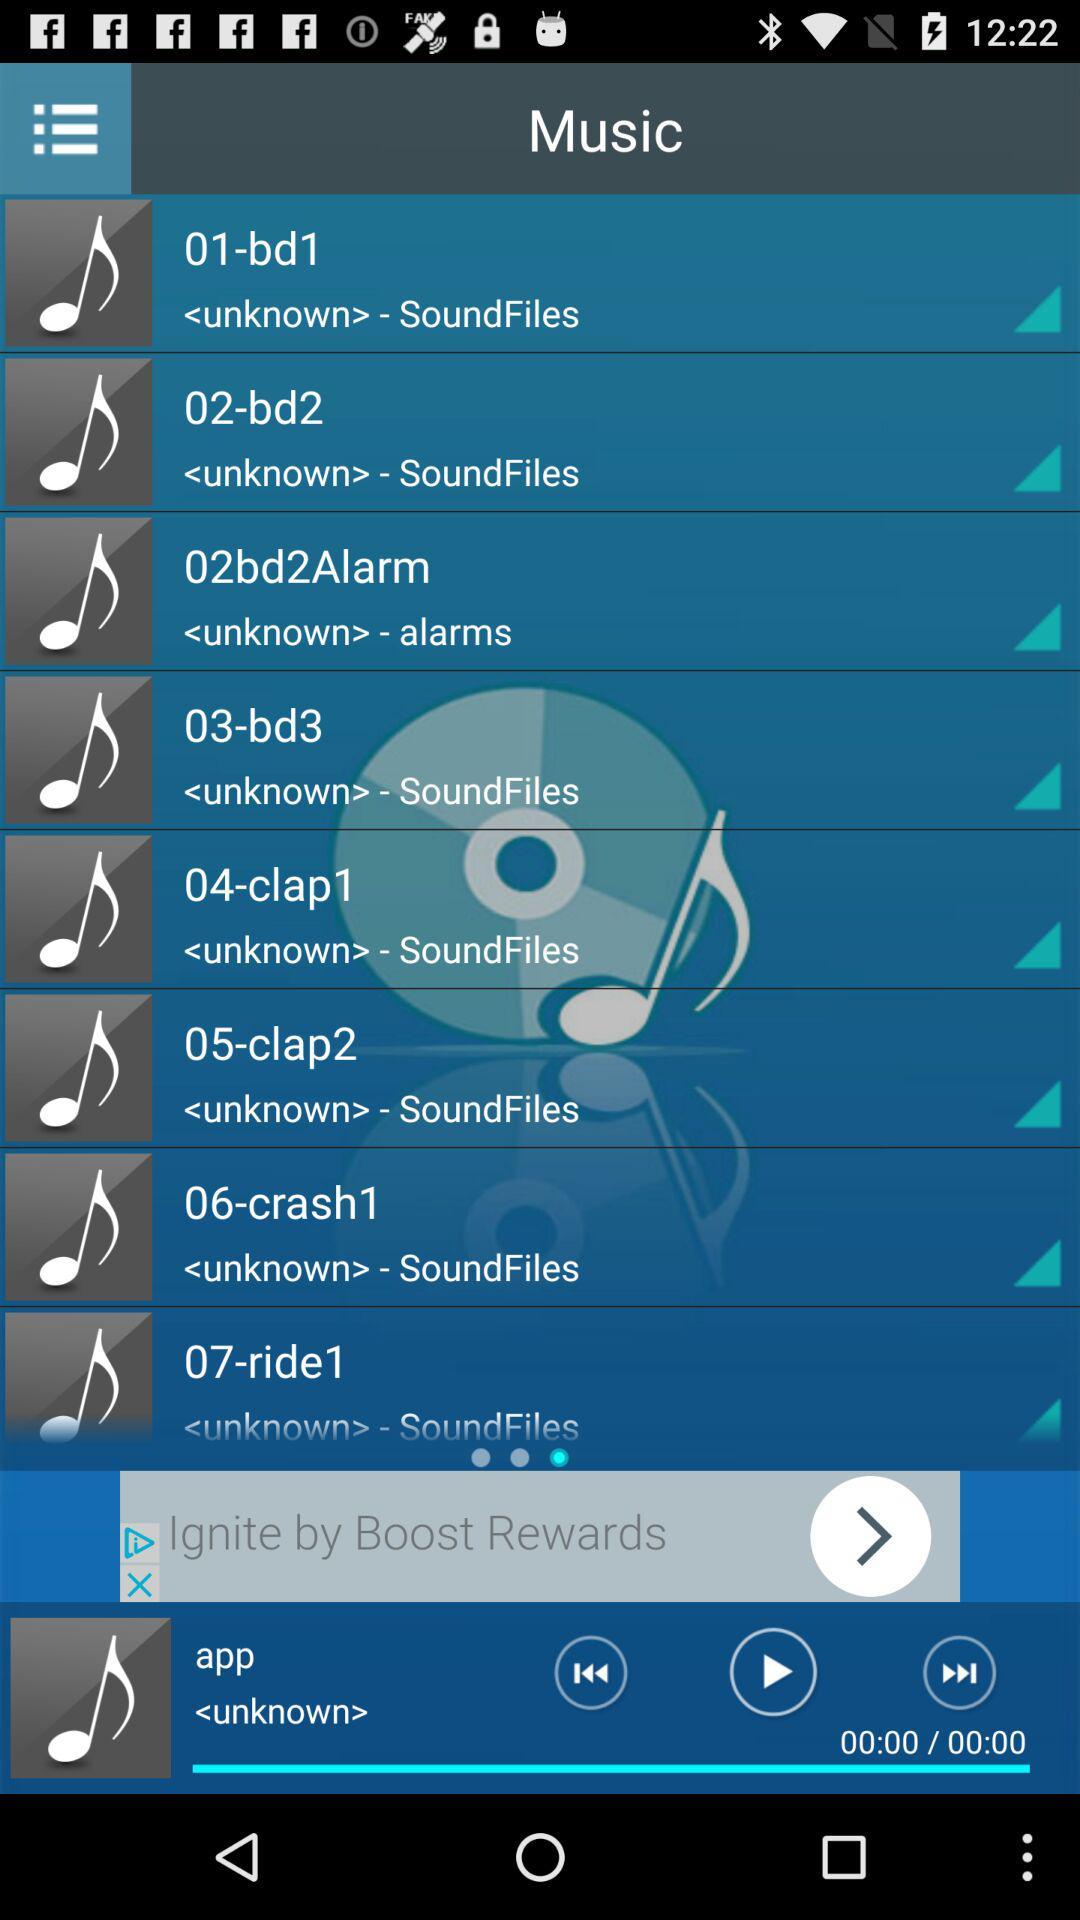 This screenshot has height=1920, width=1080. I want to click on details about the song, so click(1001, 272).